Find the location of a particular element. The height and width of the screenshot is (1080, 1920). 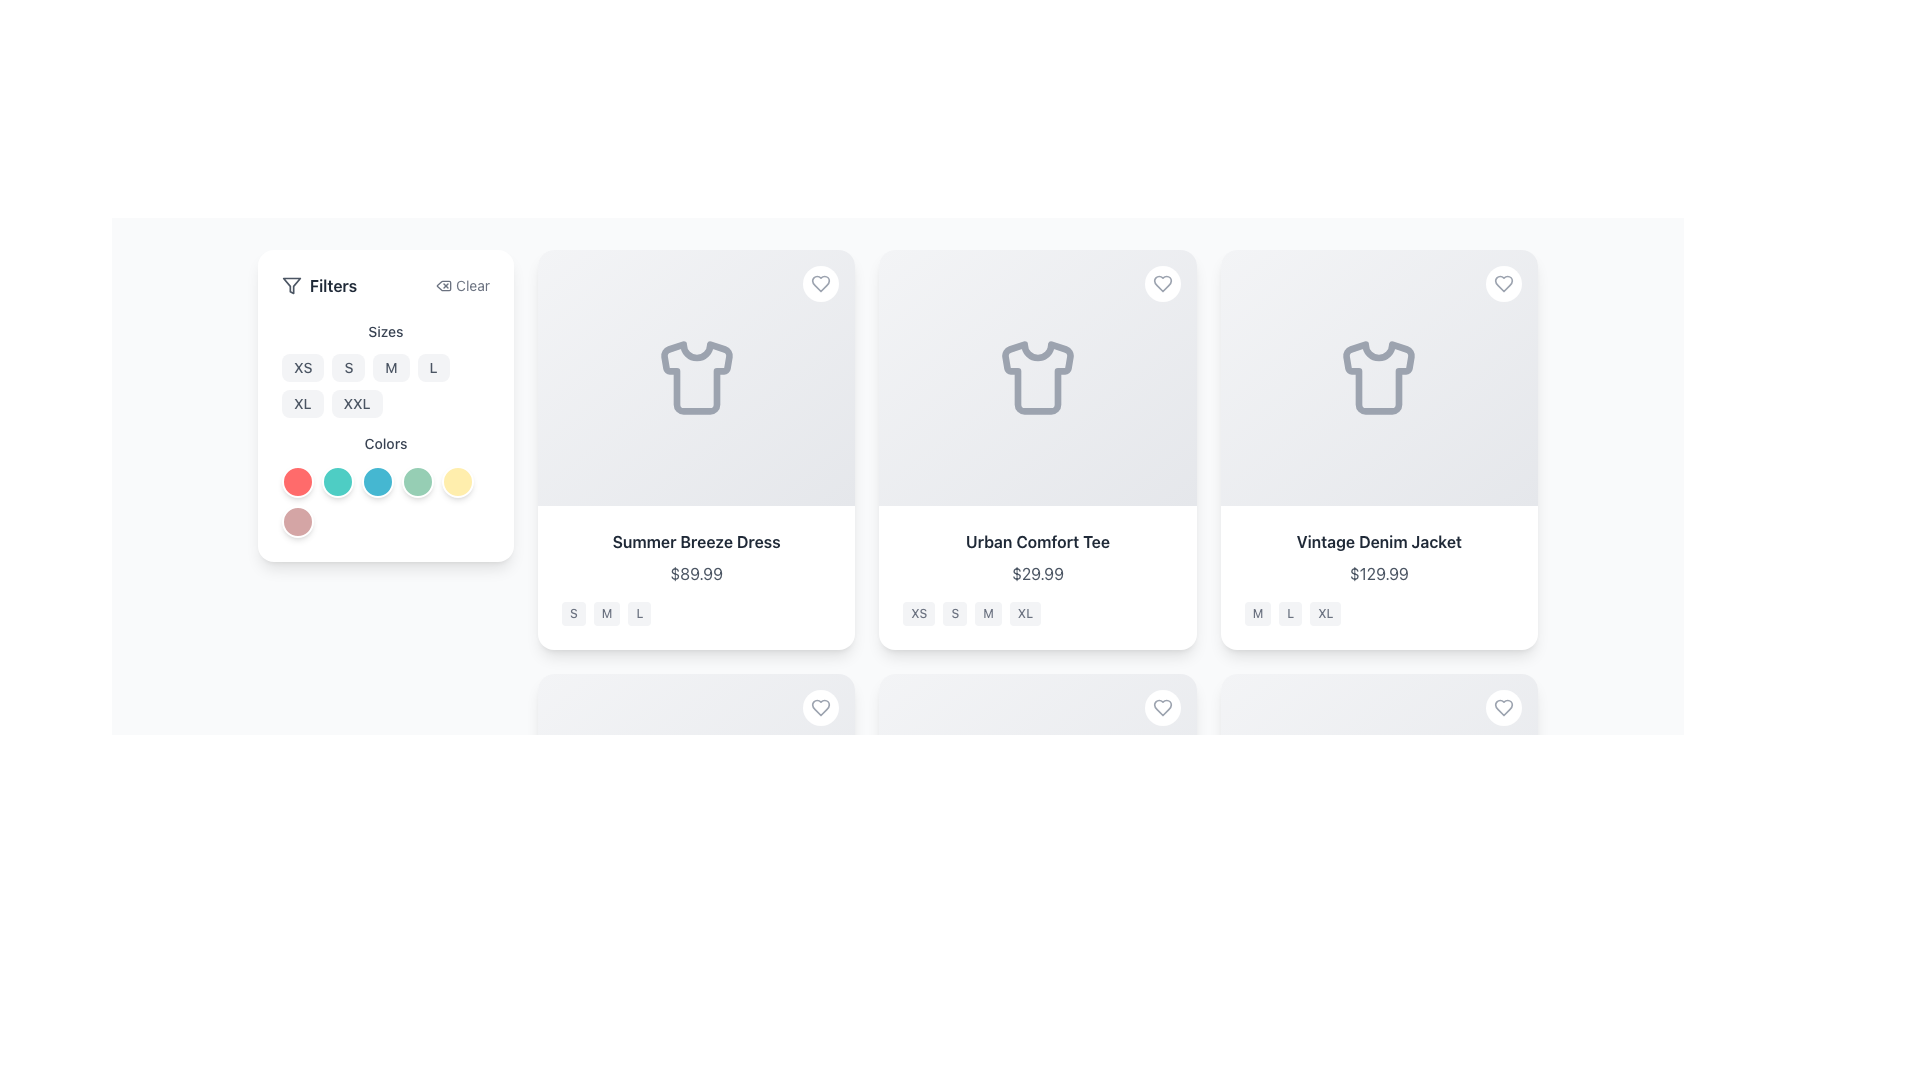

the group of size option selectors displaying 'M', 'L', 'XL' for the product 'Vintage Denim Jacket', located below the price '$129.99' is located at coordinates (1378, 612).